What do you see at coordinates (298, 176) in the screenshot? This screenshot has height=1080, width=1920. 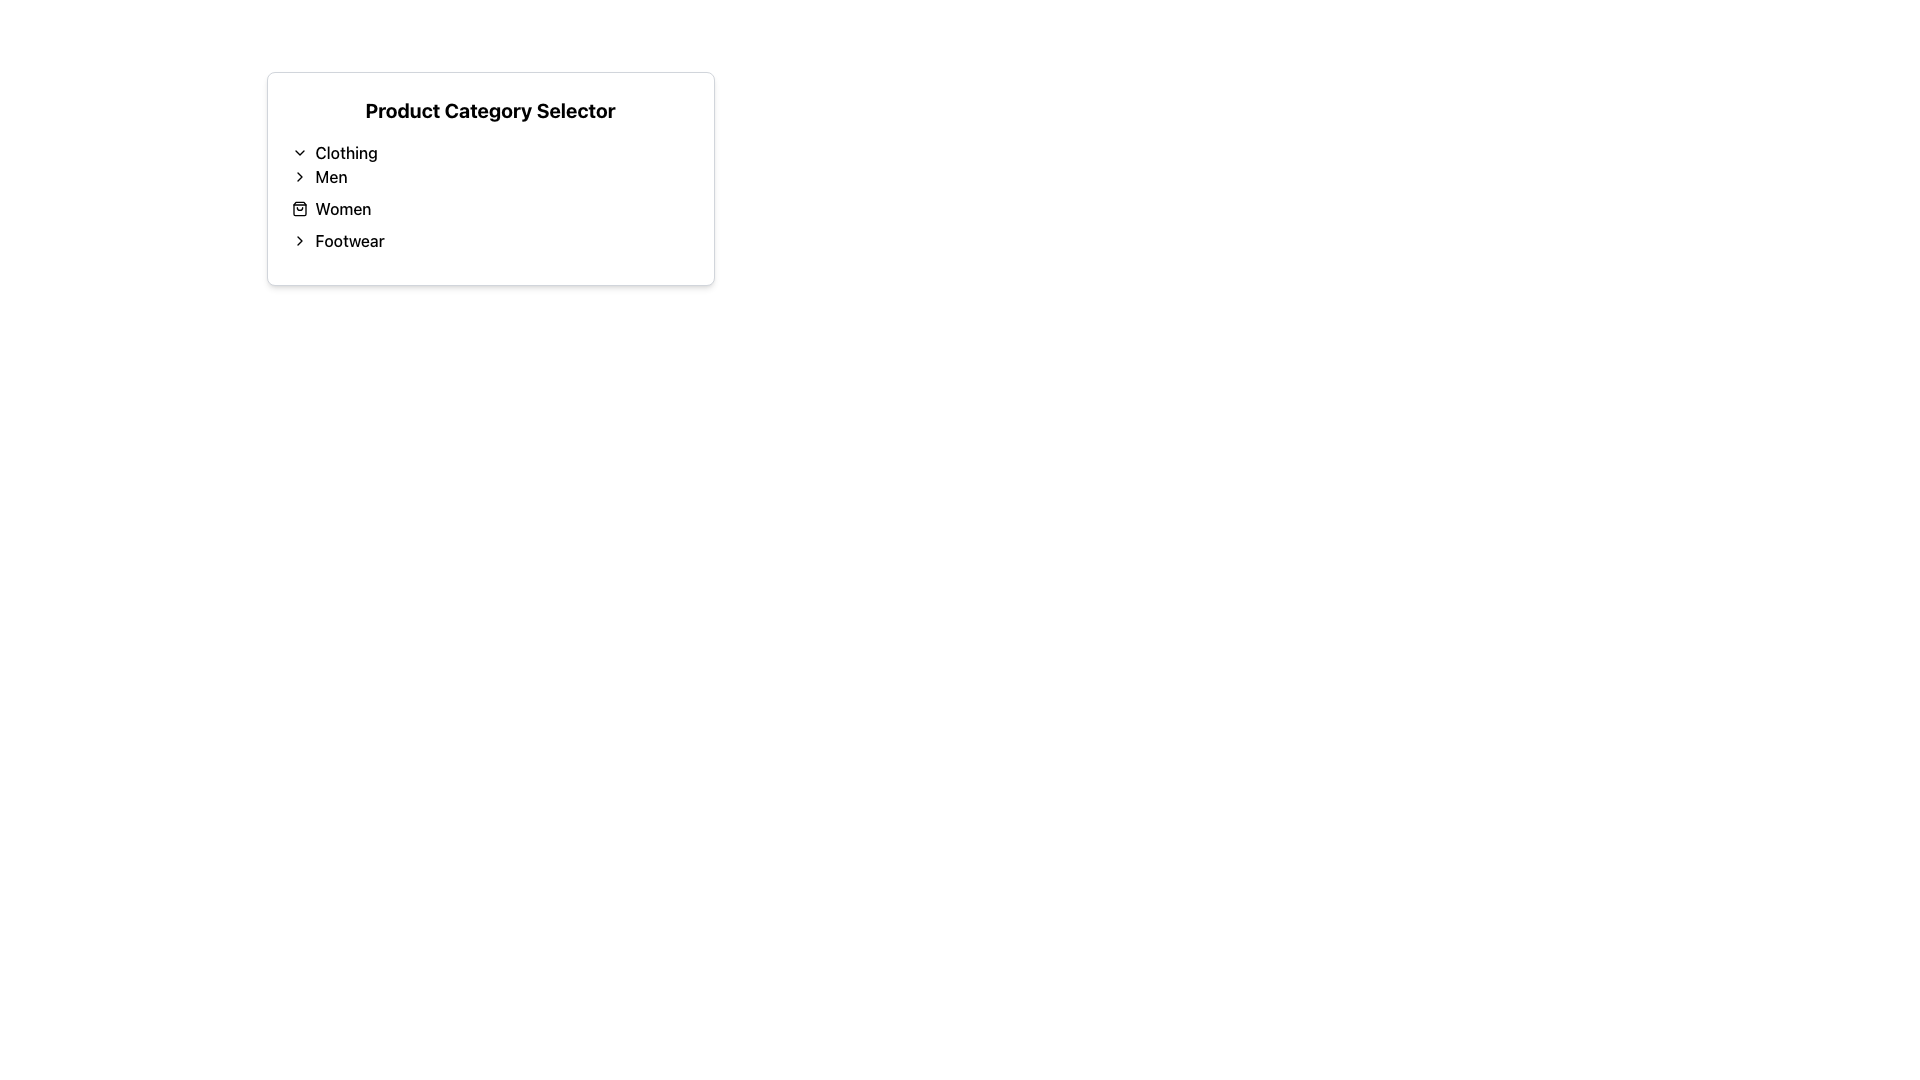 I see `the chevron right icon located to the left of the text 'Men' in the product category selector under the 'Clothing' label` at bounding box center [298, 176].